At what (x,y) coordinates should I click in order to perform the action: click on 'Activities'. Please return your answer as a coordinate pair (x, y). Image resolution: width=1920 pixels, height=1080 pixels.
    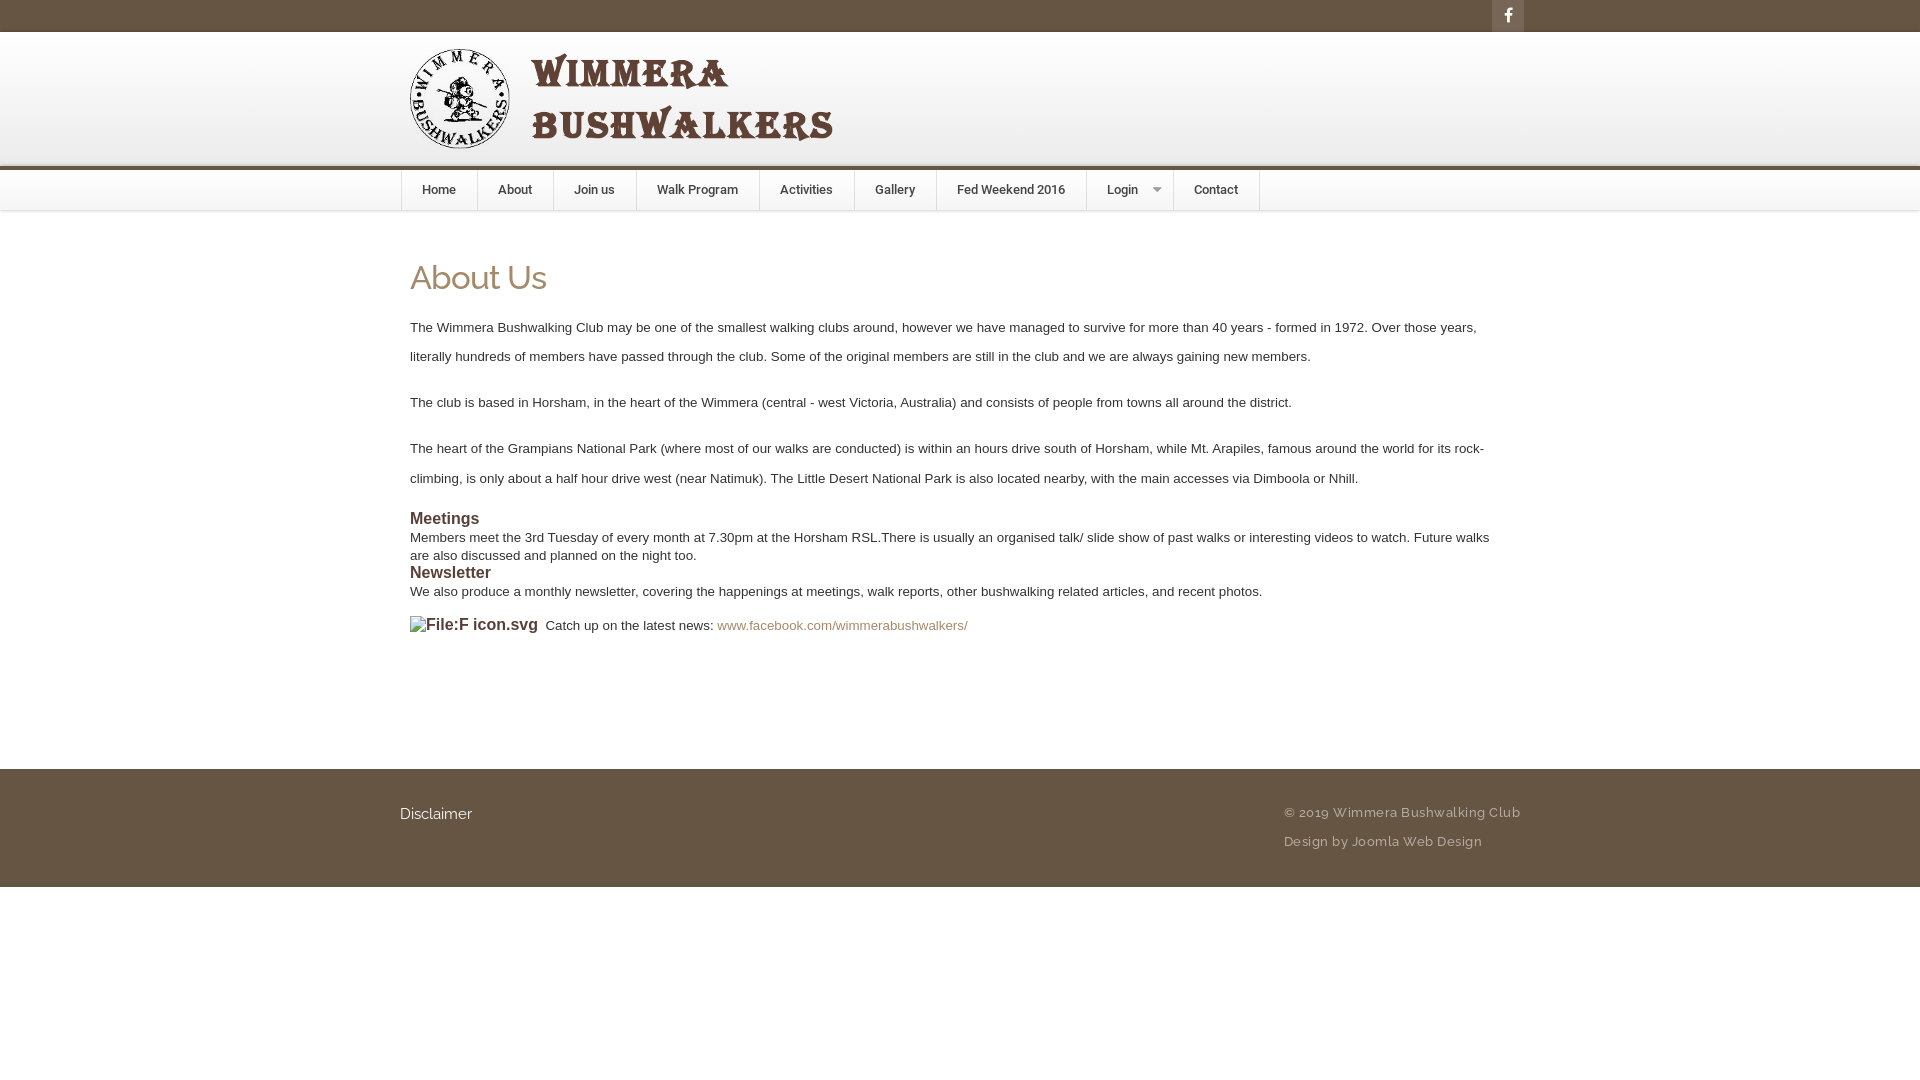
    Looking at the image, I should click on (806, 189).